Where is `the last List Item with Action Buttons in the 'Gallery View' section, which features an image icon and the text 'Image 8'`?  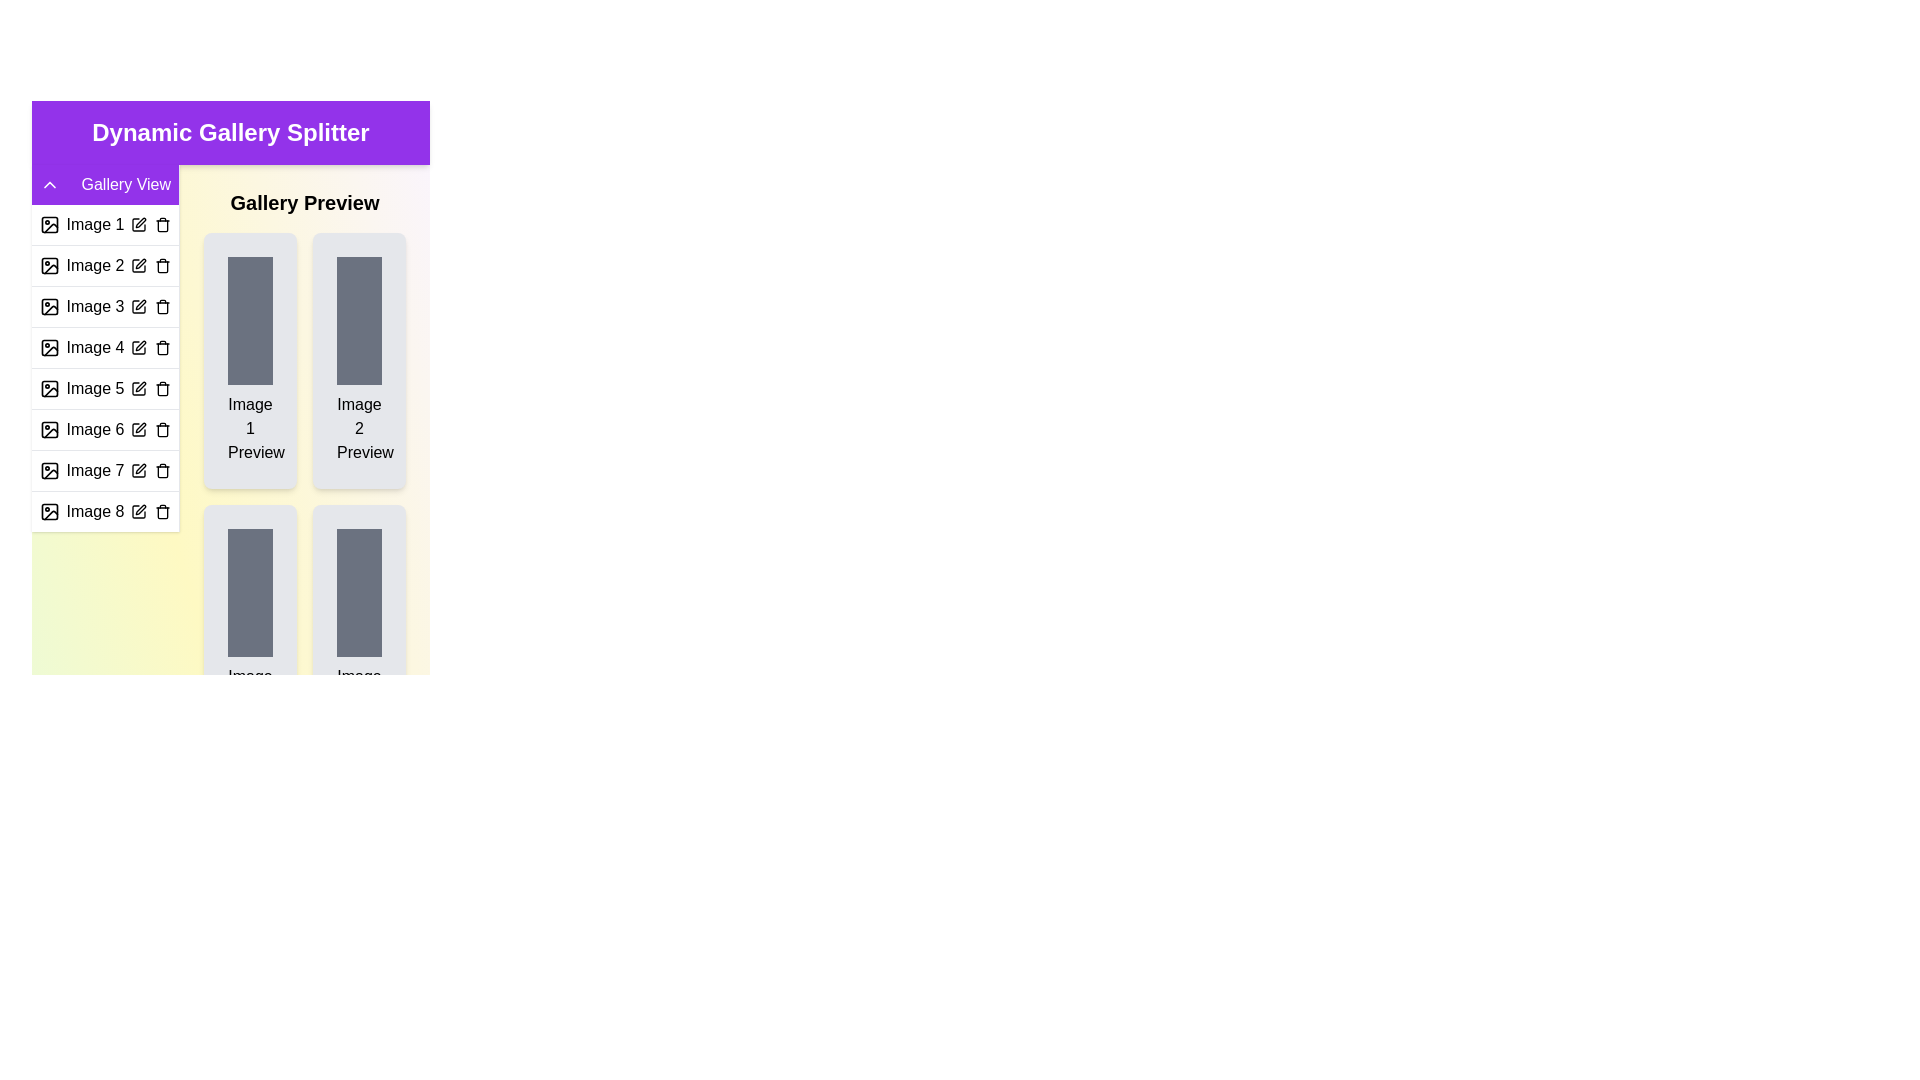
the last List Item with Action Buttons in the 'Gallery View' section, which features an image icon and the text 'Image 8' is located at coordinates (104, 510).